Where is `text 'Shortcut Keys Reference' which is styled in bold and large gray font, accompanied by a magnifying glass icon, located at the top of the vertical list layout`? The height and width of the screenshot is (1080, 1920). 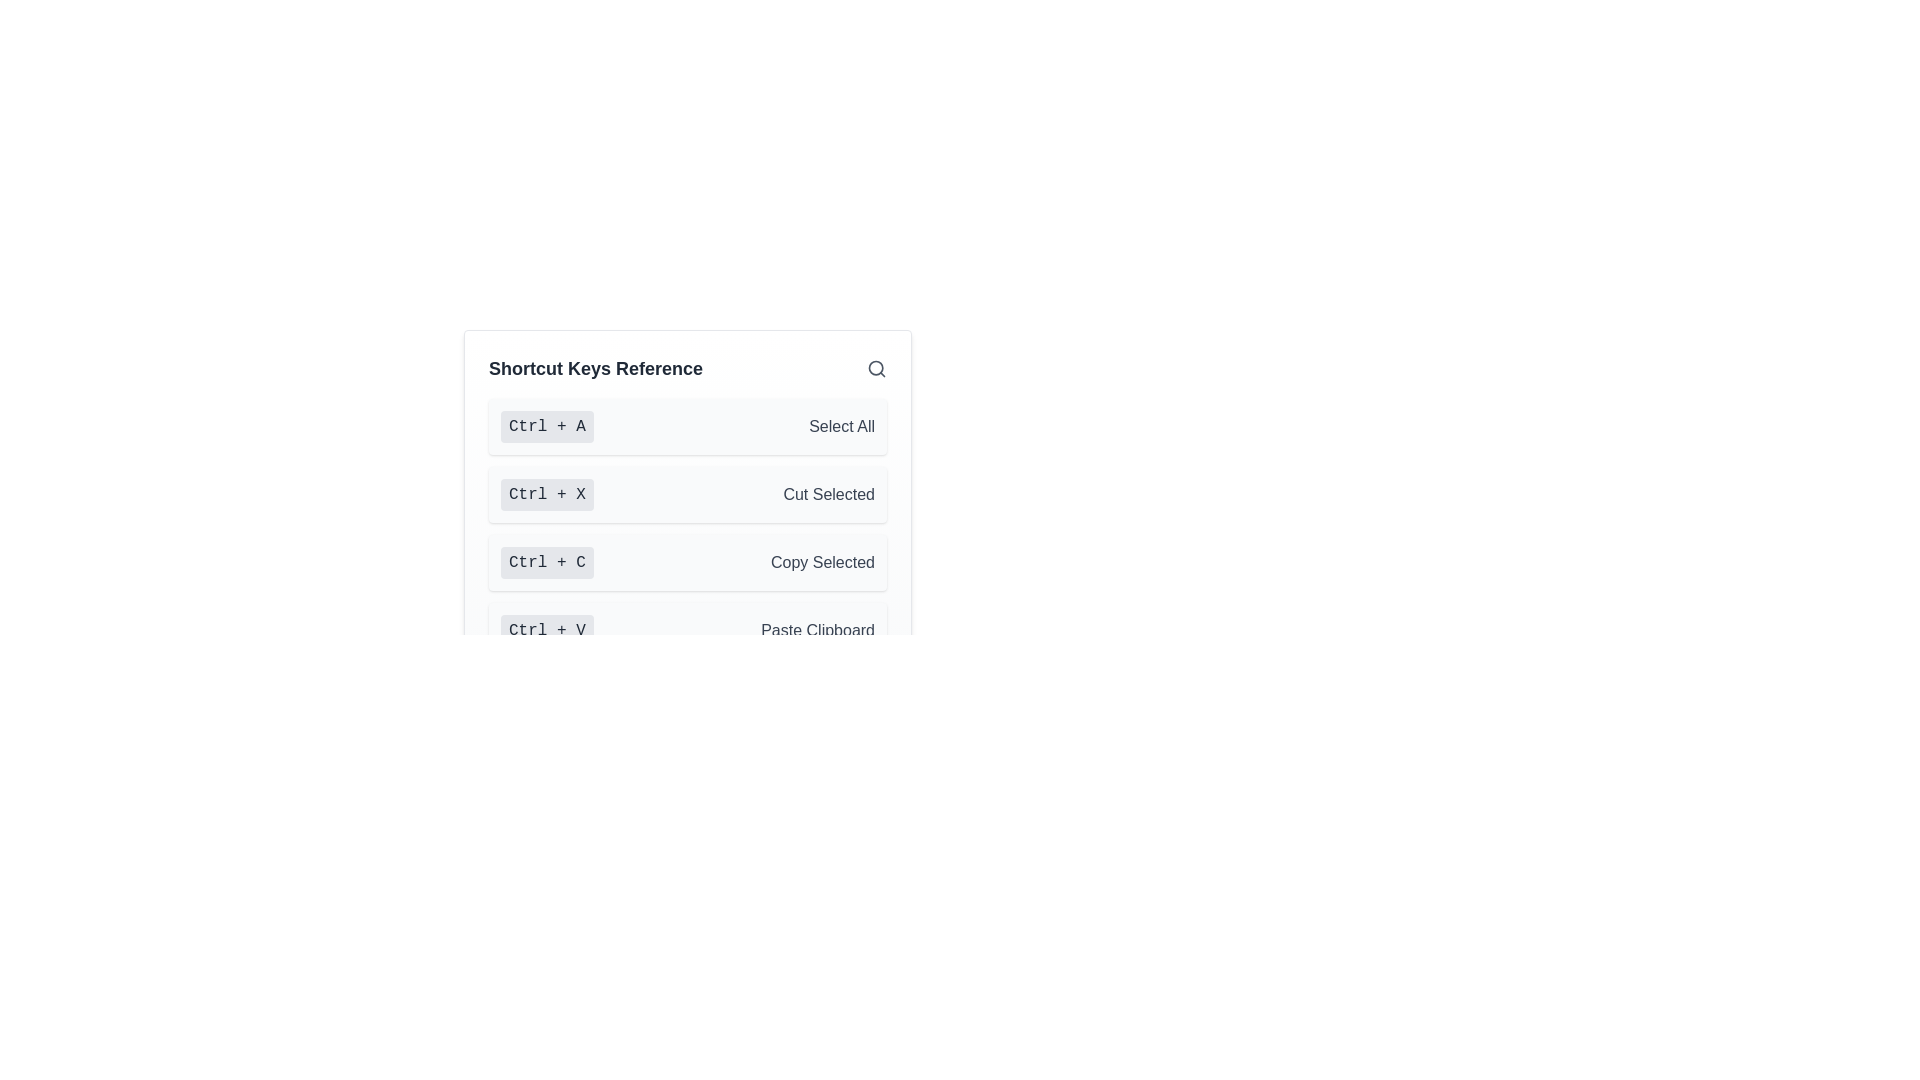 text 'Shortcut Keys Reference' which is styled in bold and large gray font, accompanied by a magnifying glass icon, located at the top of the vertical list layout is located at coordinates (687, 369).